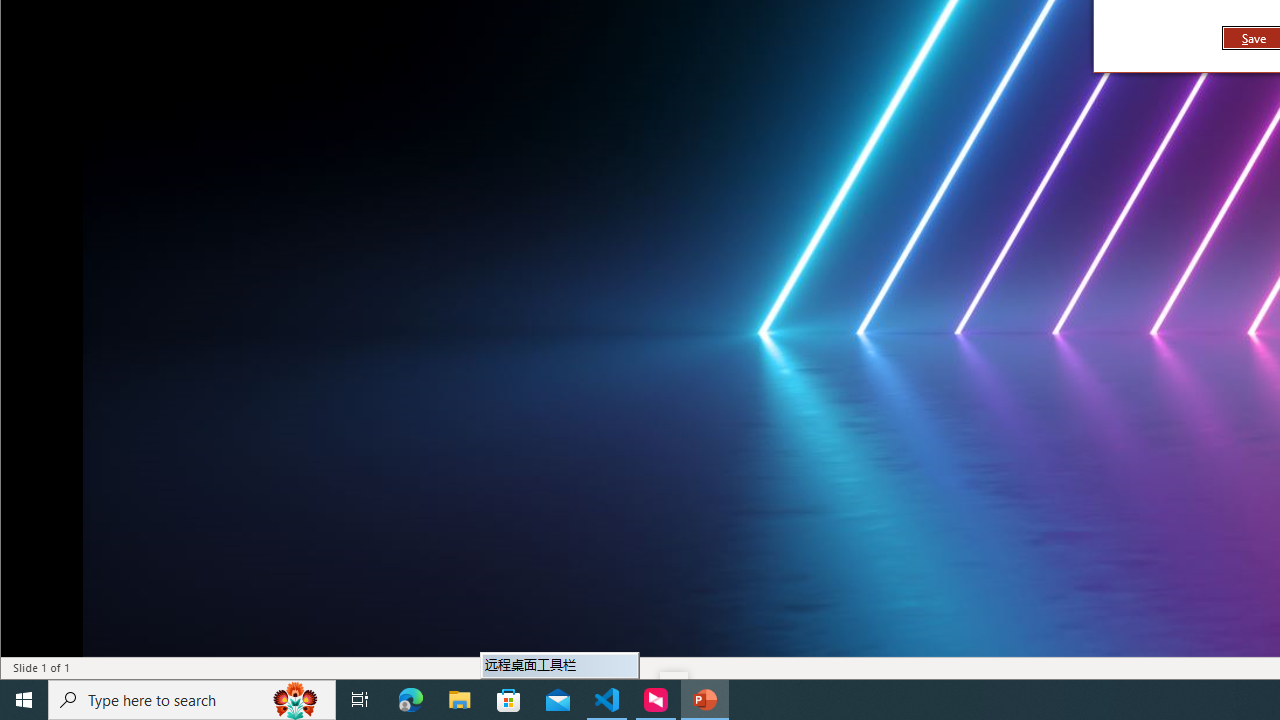  What do you see at coordinates (410, 698) in the screenshot?
I see `'Microsoft Edge'` at bounding box center [410, 698].